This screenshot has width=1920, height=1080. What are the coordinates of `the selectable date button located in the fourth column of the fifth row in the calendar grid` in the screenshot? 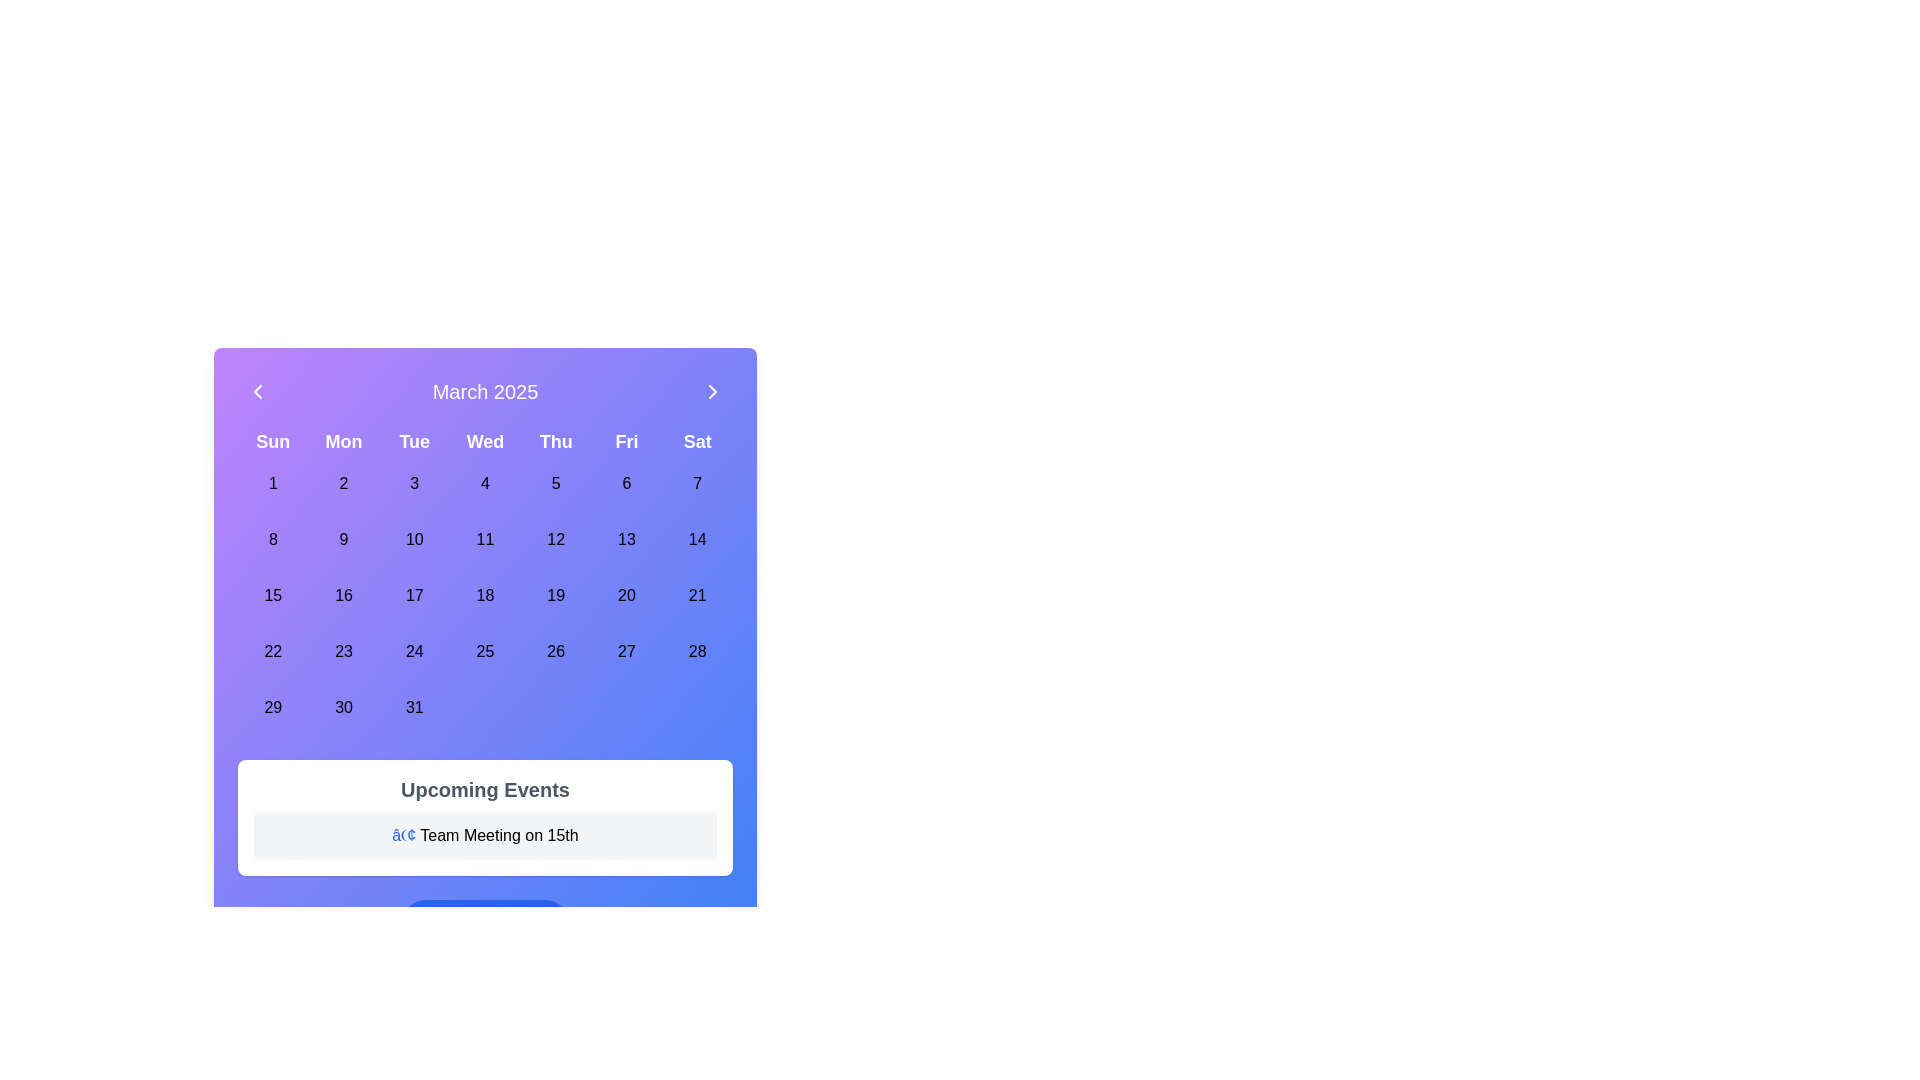 It's located at (344, 651).